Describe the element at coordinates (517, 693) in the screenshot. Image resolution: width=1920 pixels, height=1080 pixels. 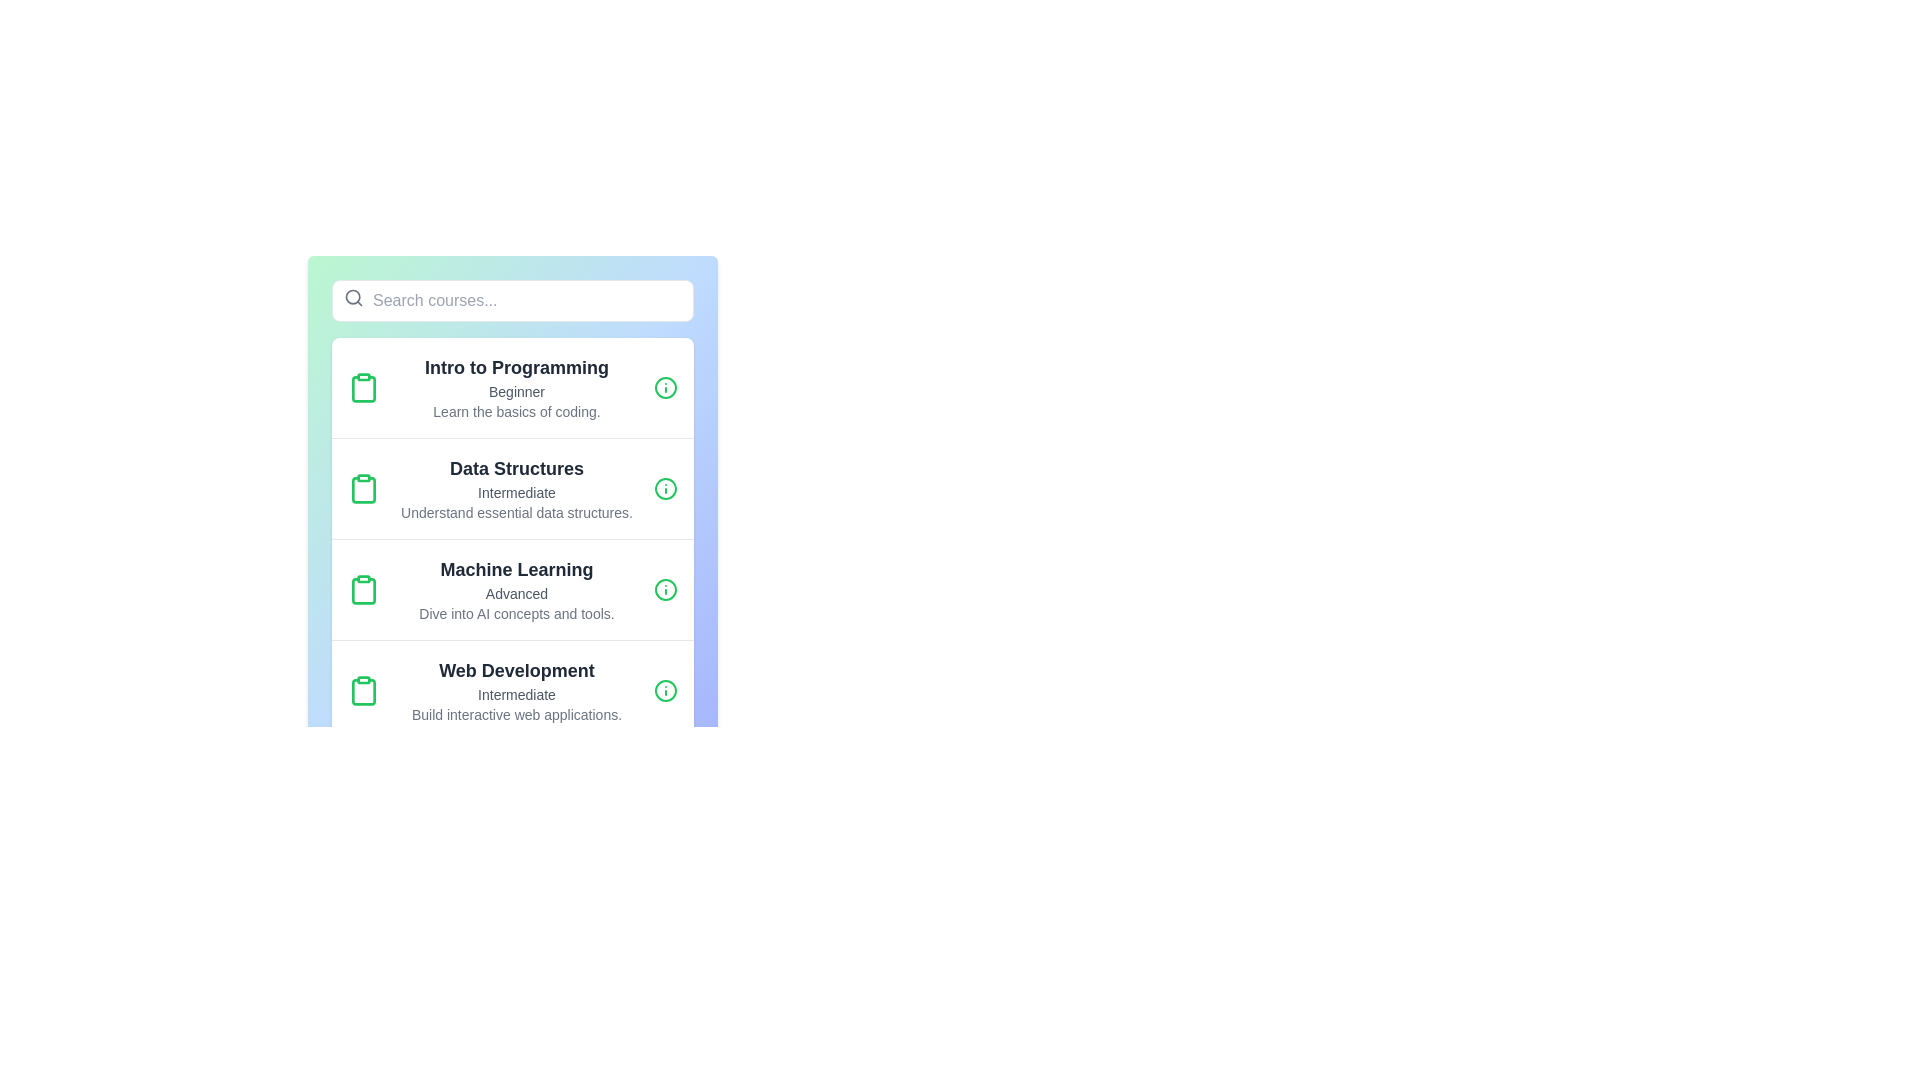
I see `label displaying the text 'Intermediate', which is styled in a smaller font size and gray color, located below the 'Web Development' title` at that location.